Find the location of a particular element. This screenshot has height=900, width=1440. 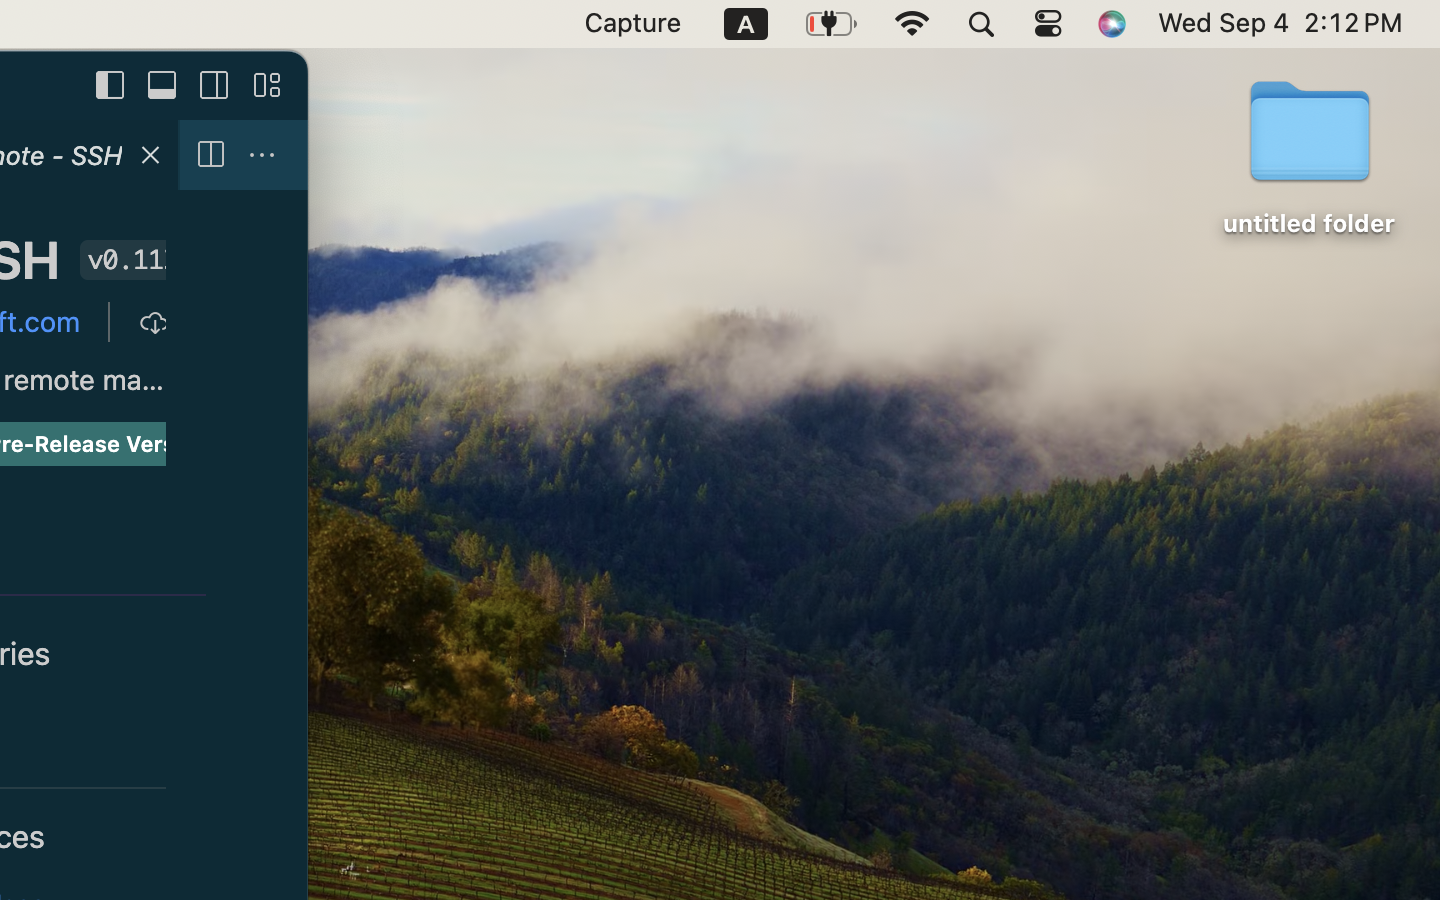

'' is located at coordinates (260, 155).